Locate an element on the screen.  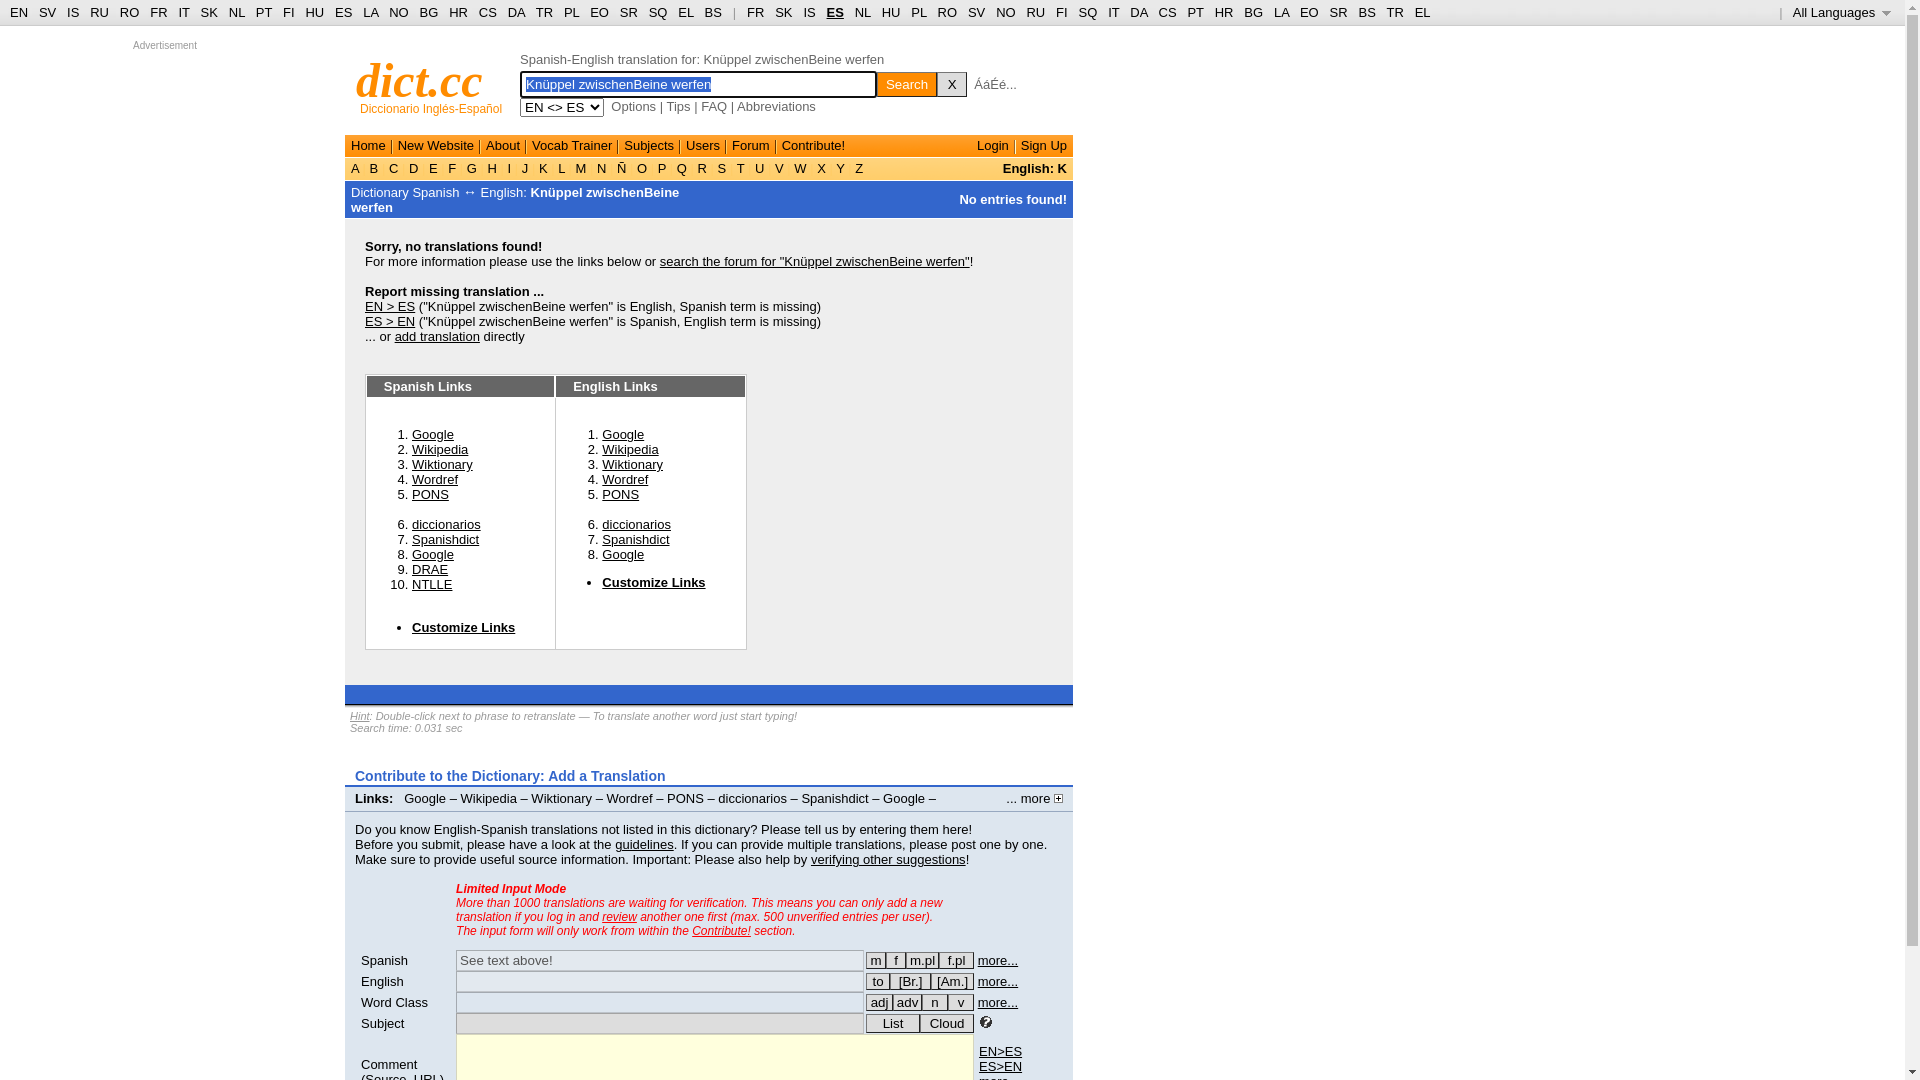
'FI' is located at coordinates (287, 12).